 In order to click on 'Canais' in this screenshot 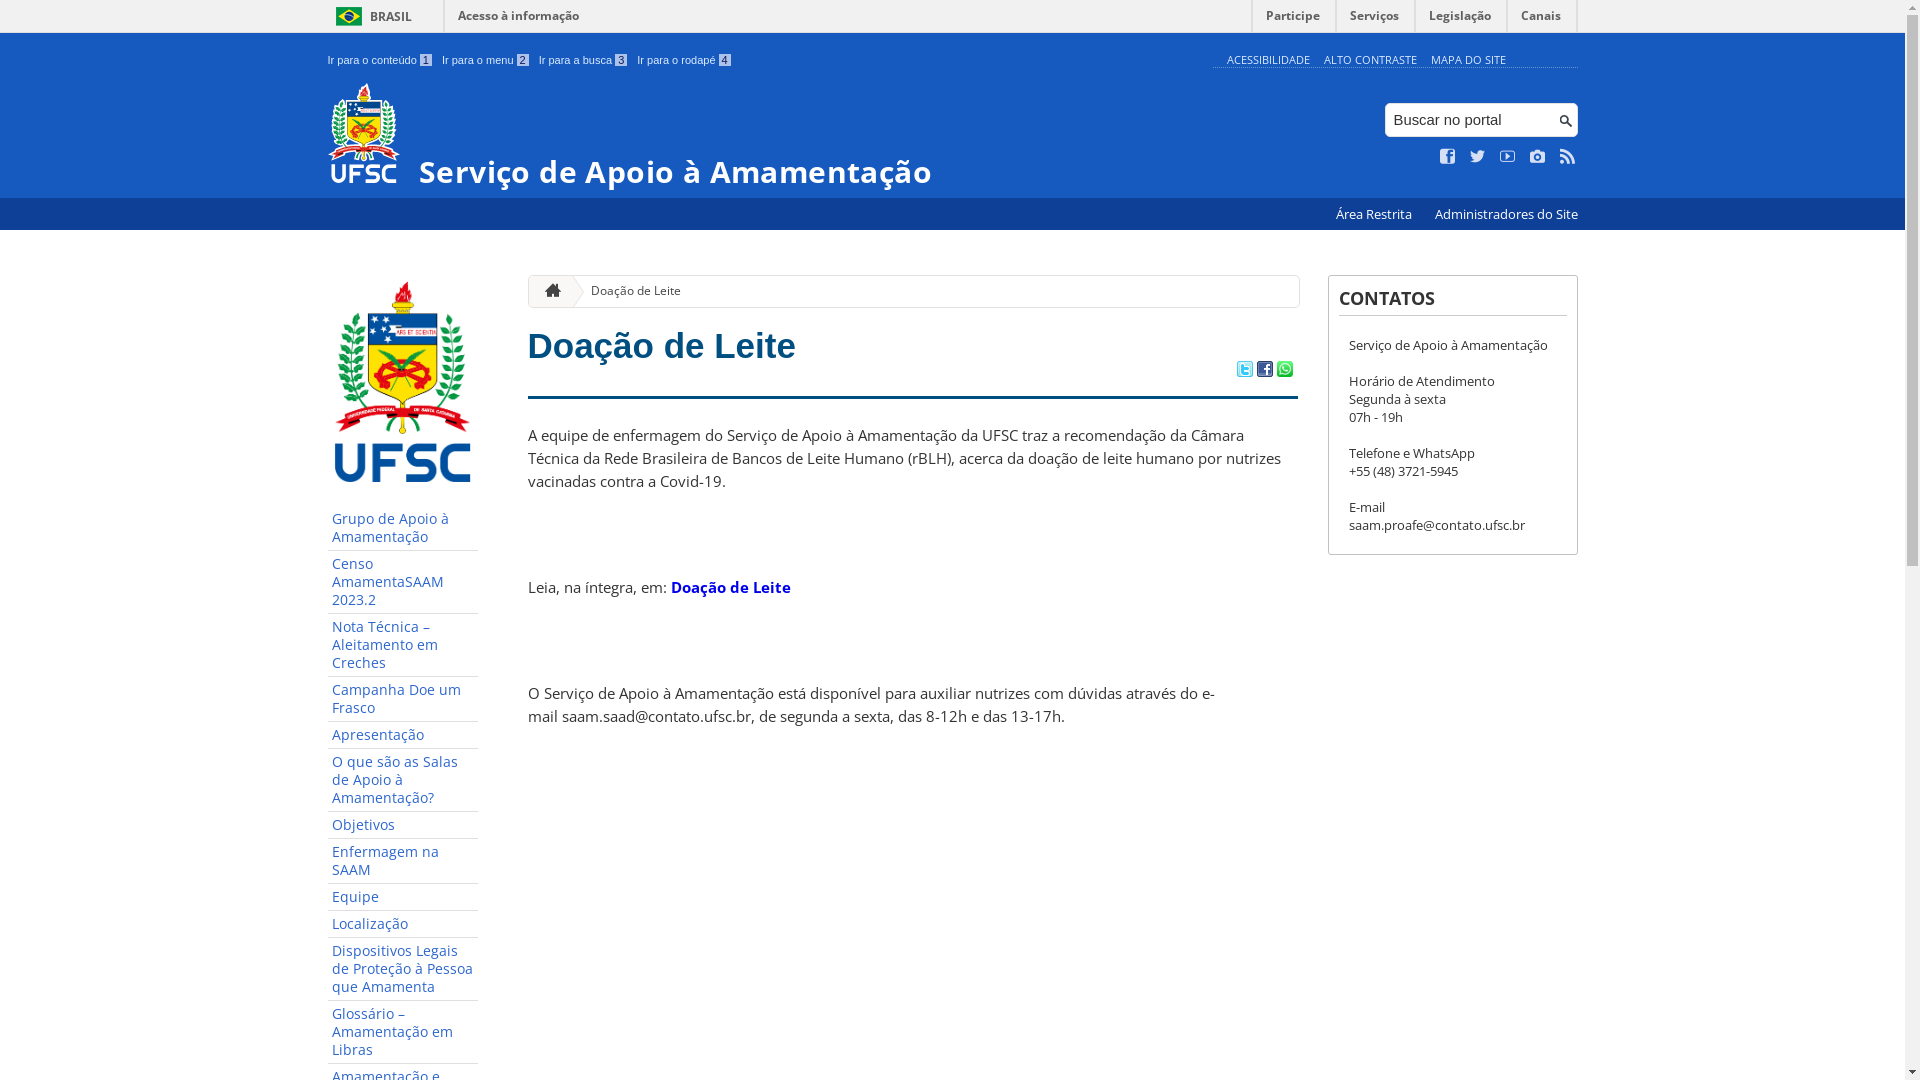, I will do `click(1540, 20)`.